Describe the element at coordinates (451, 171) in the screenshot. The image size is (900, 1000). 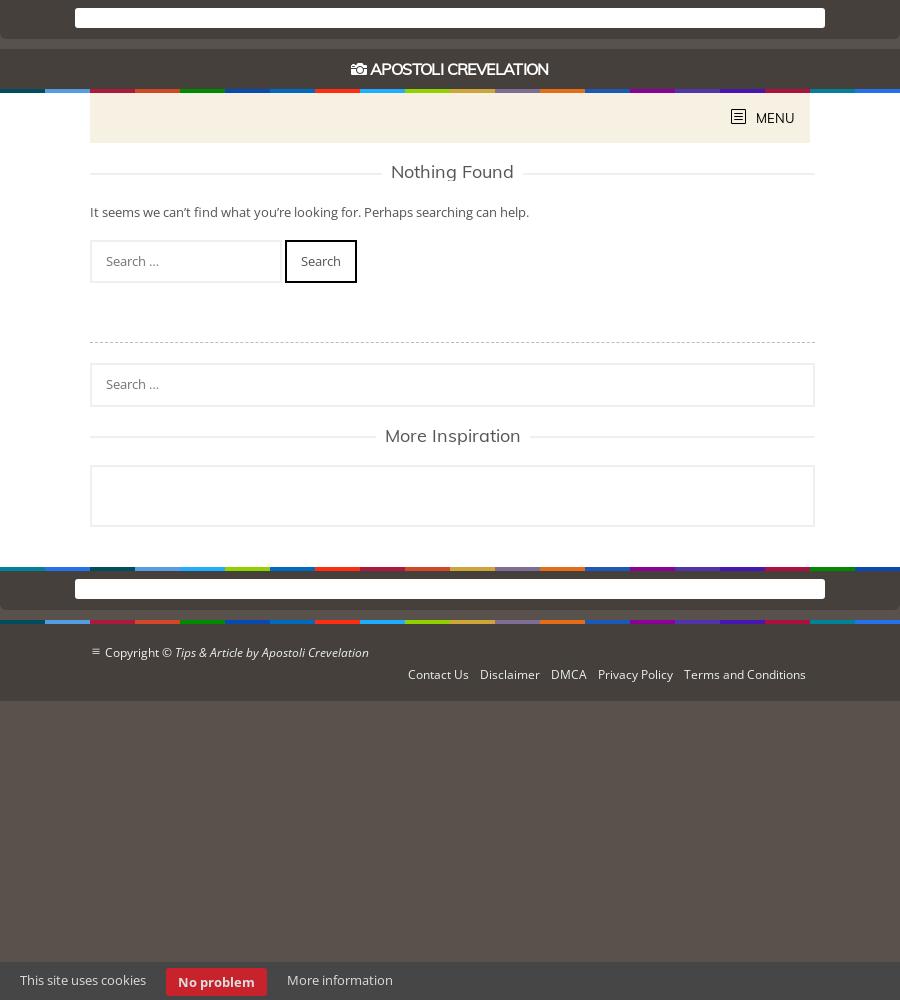
I see `'Nothing Found'` at that location.